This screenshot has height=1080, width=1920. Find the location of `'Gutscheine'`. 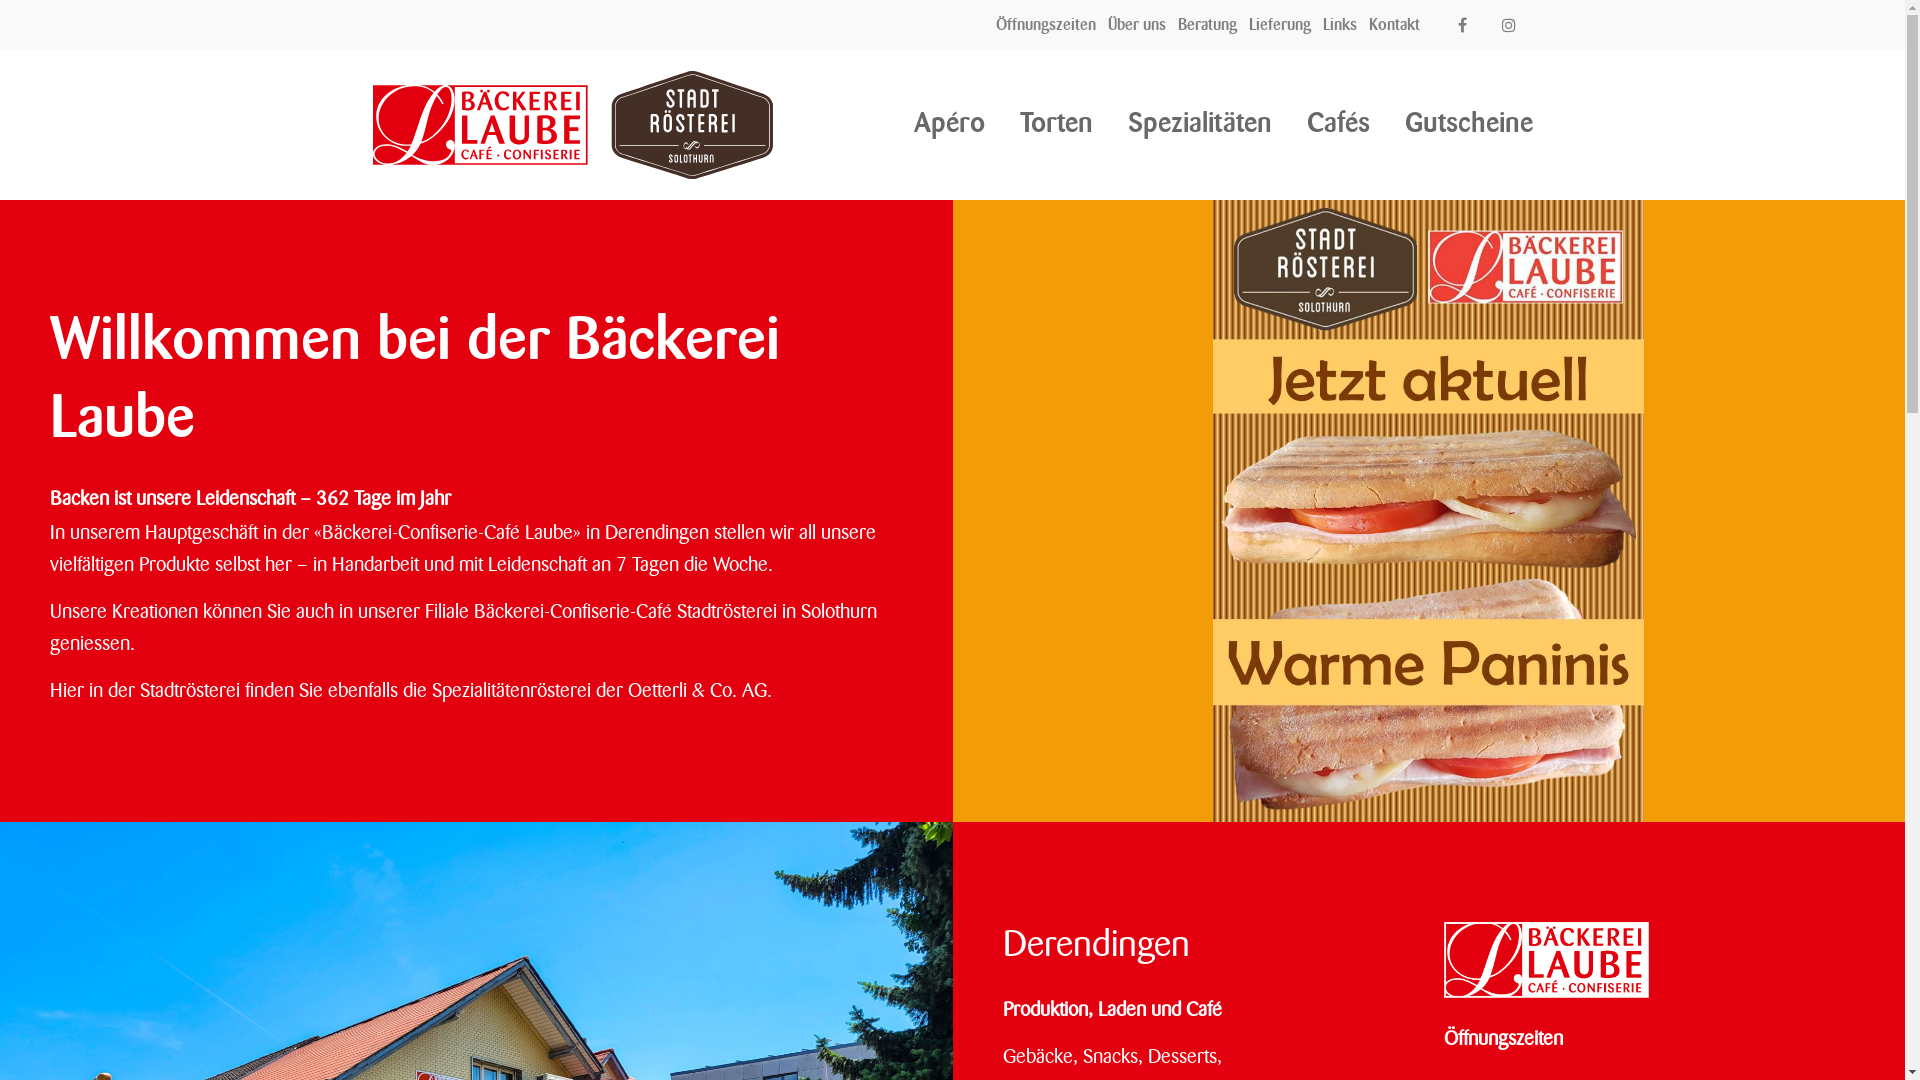

'Gutscheine' is located at coordinates (1468, 123).